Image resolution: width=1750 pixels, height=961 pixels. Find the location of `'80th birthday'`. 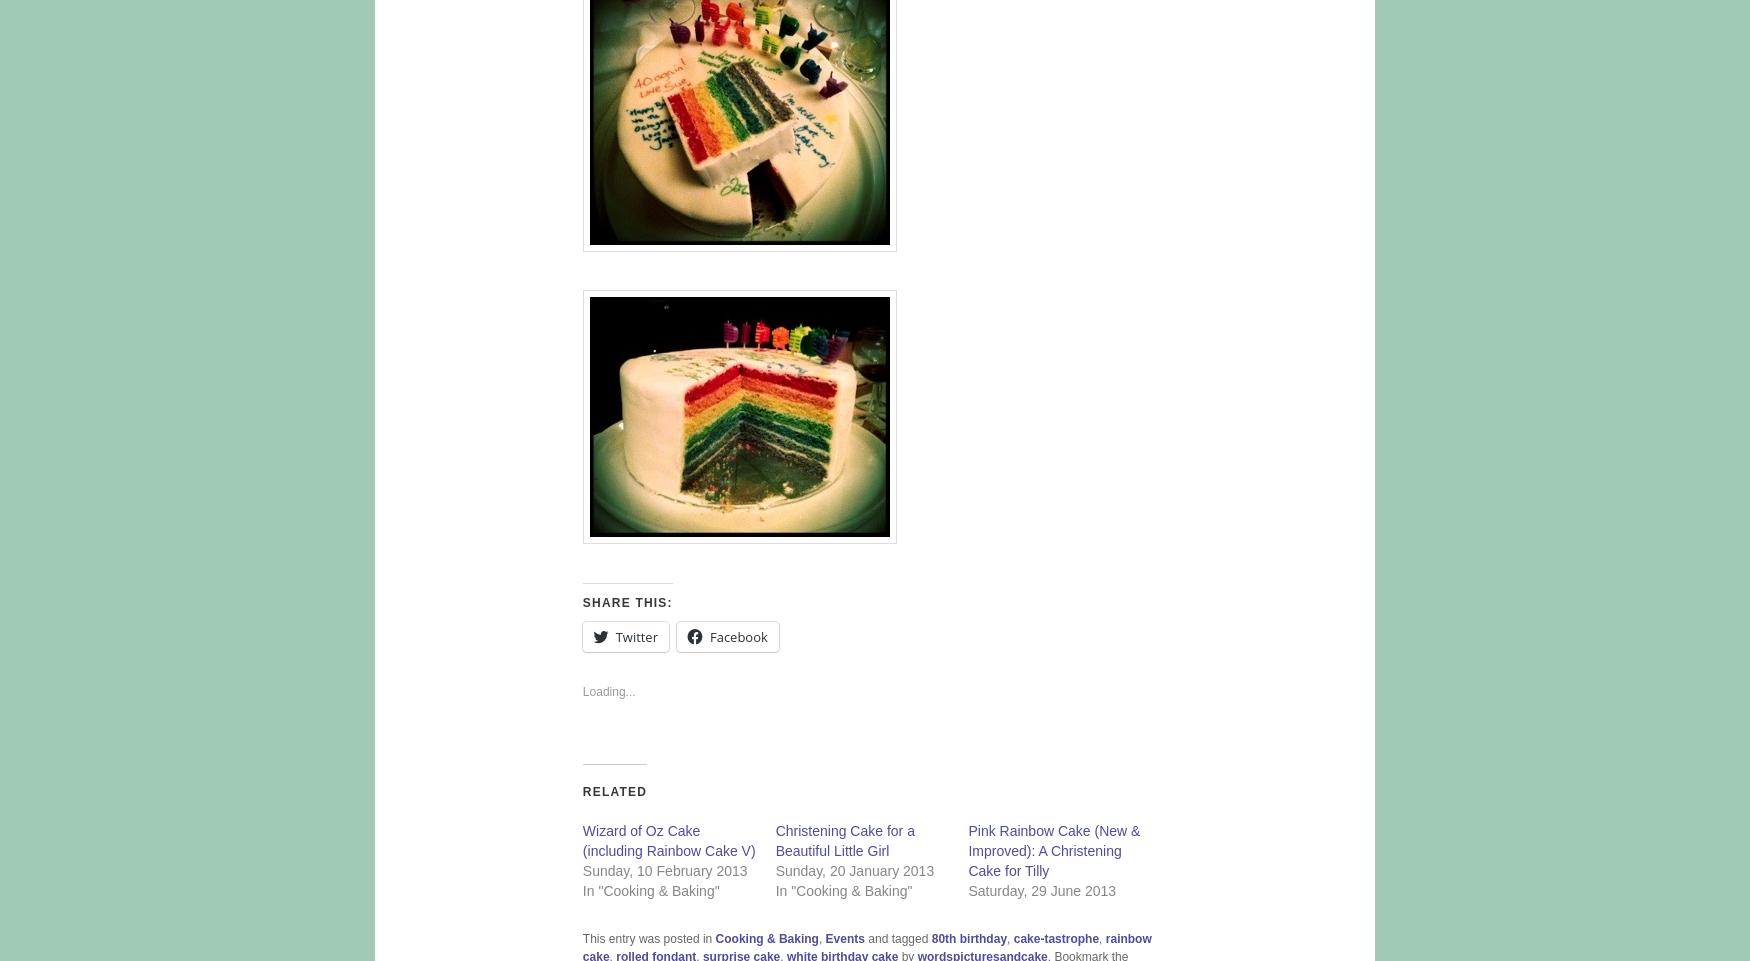

'80th birthday' is located at coordinates (968, 938).